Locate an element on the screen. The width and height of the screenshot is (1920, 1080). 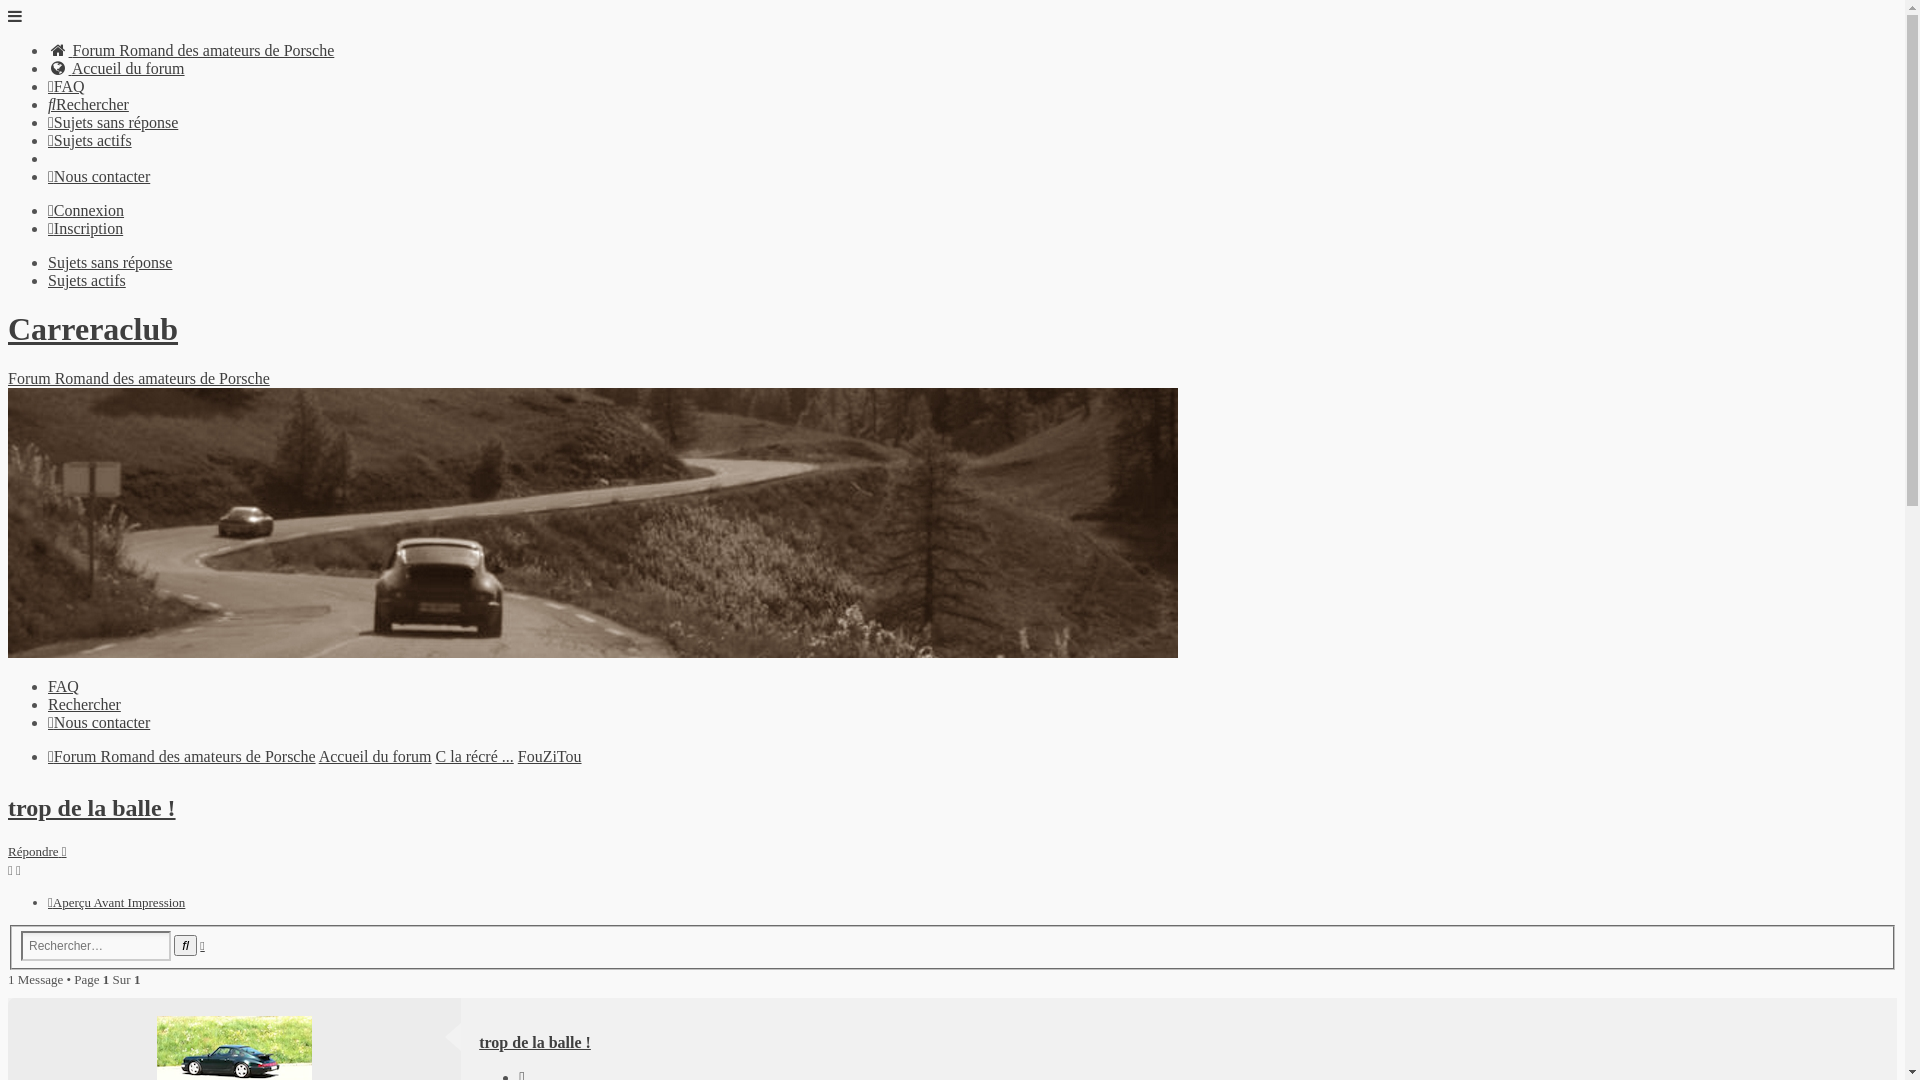
'FAQ' is located at coordinates (48, 85).